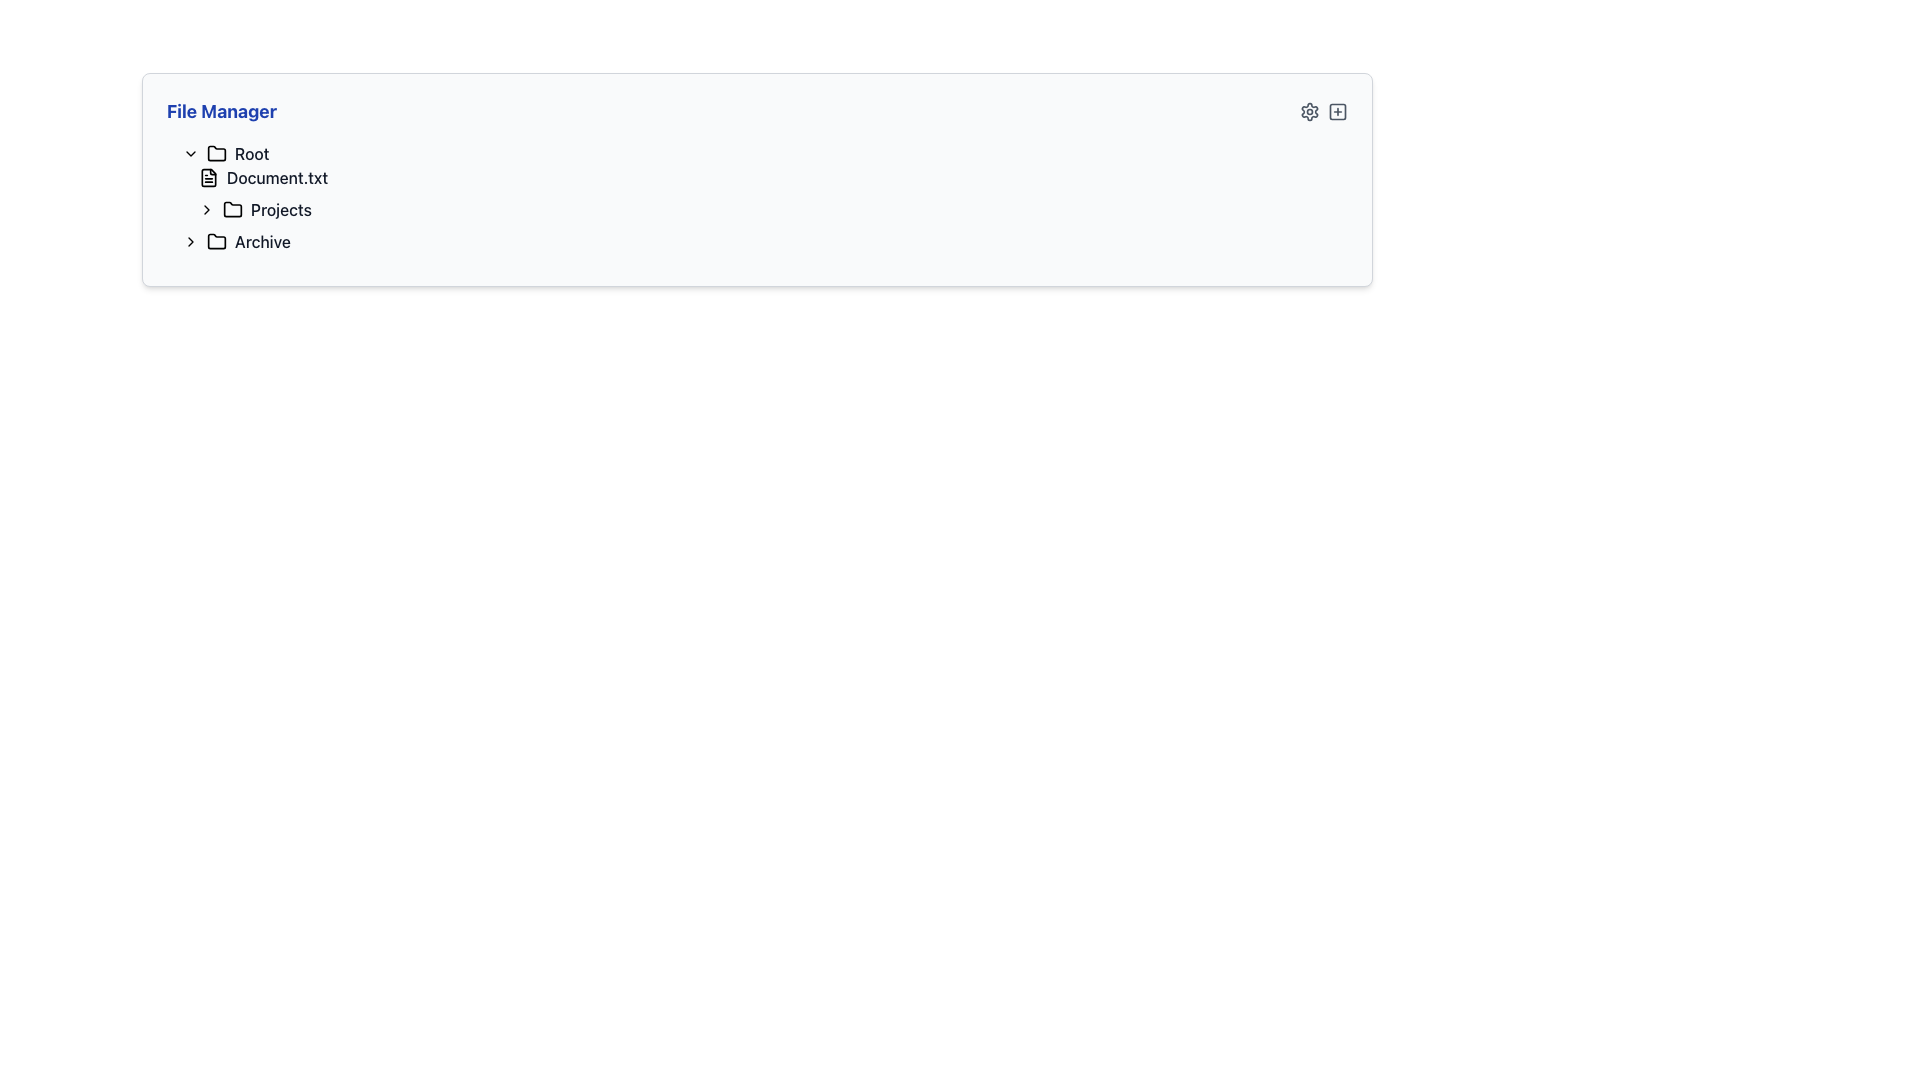 The height and width of the screenshot is (1080, 1920). I want to click on the folder icon representing the 'Root' directory, so click(216, 152).